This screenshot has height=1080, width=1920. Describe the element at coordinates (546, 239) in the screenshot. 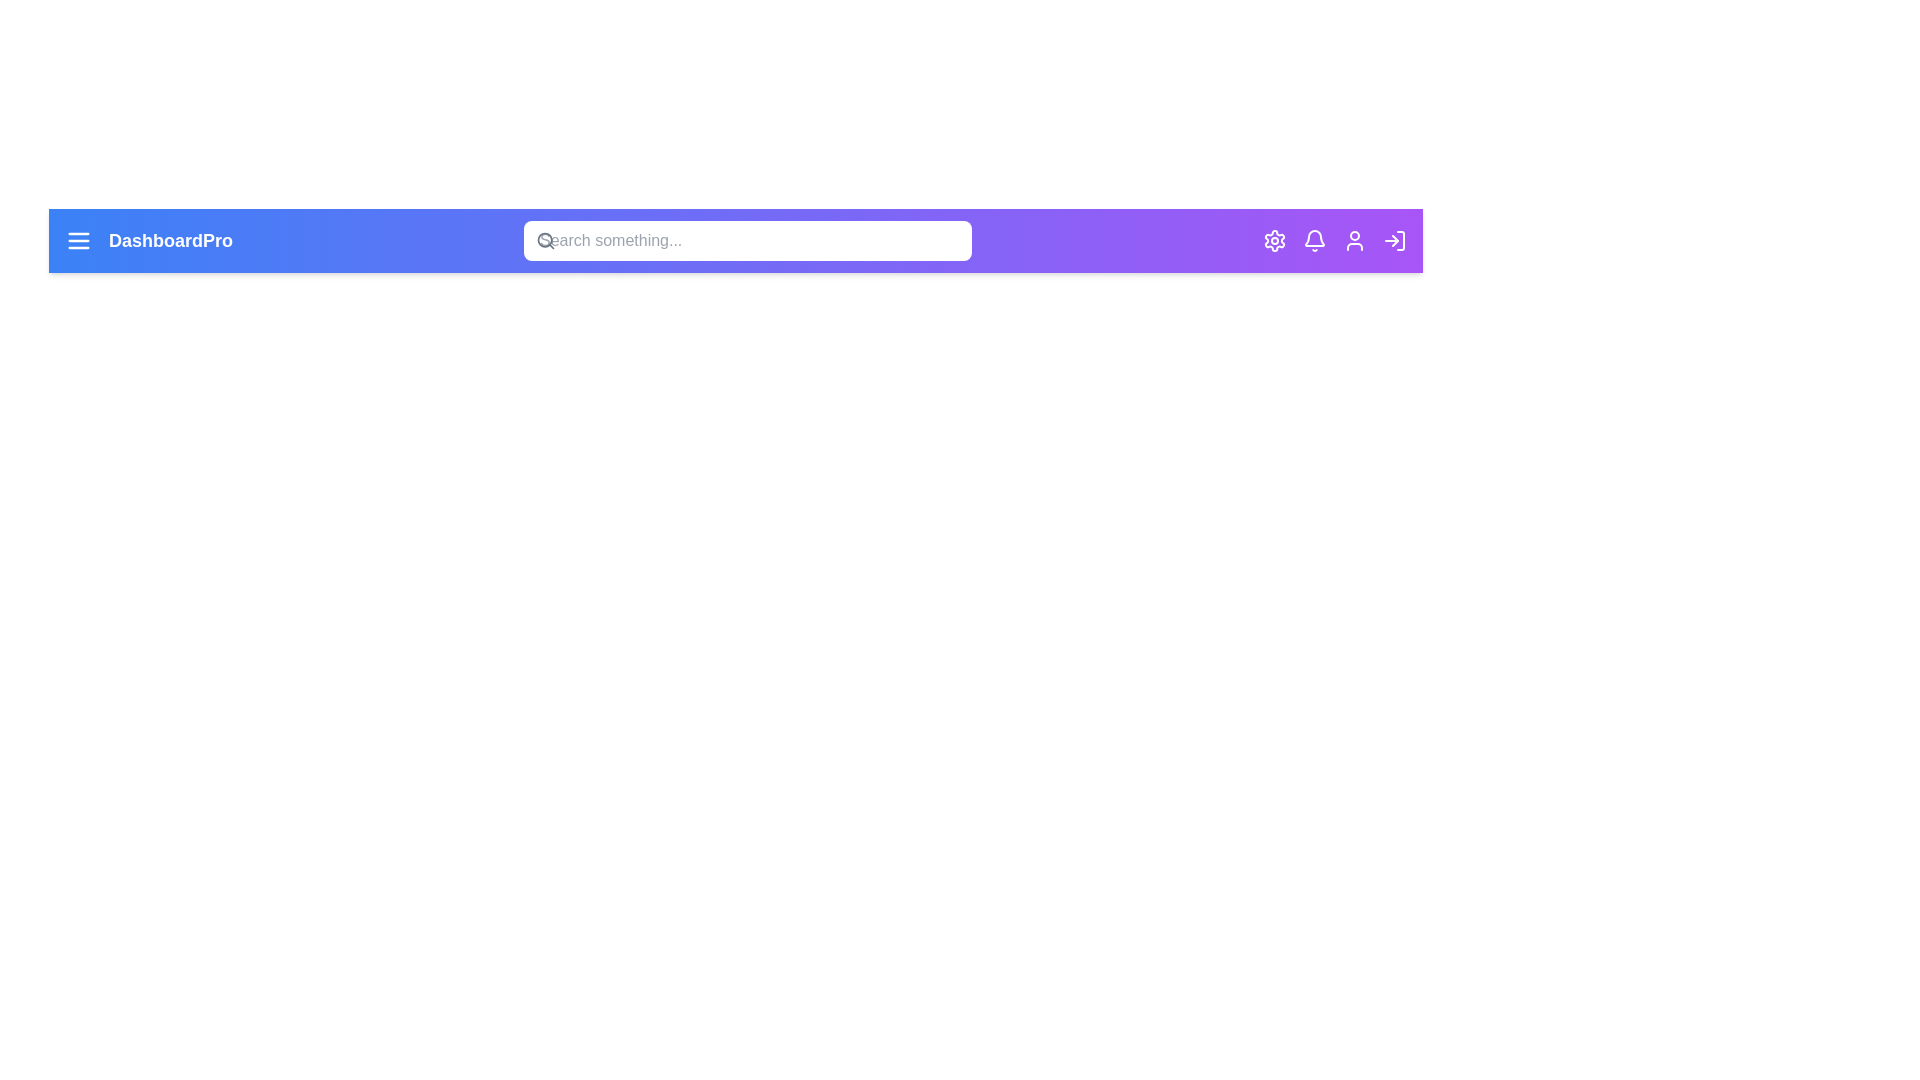

I see `the search icon to execute a search` at that location.